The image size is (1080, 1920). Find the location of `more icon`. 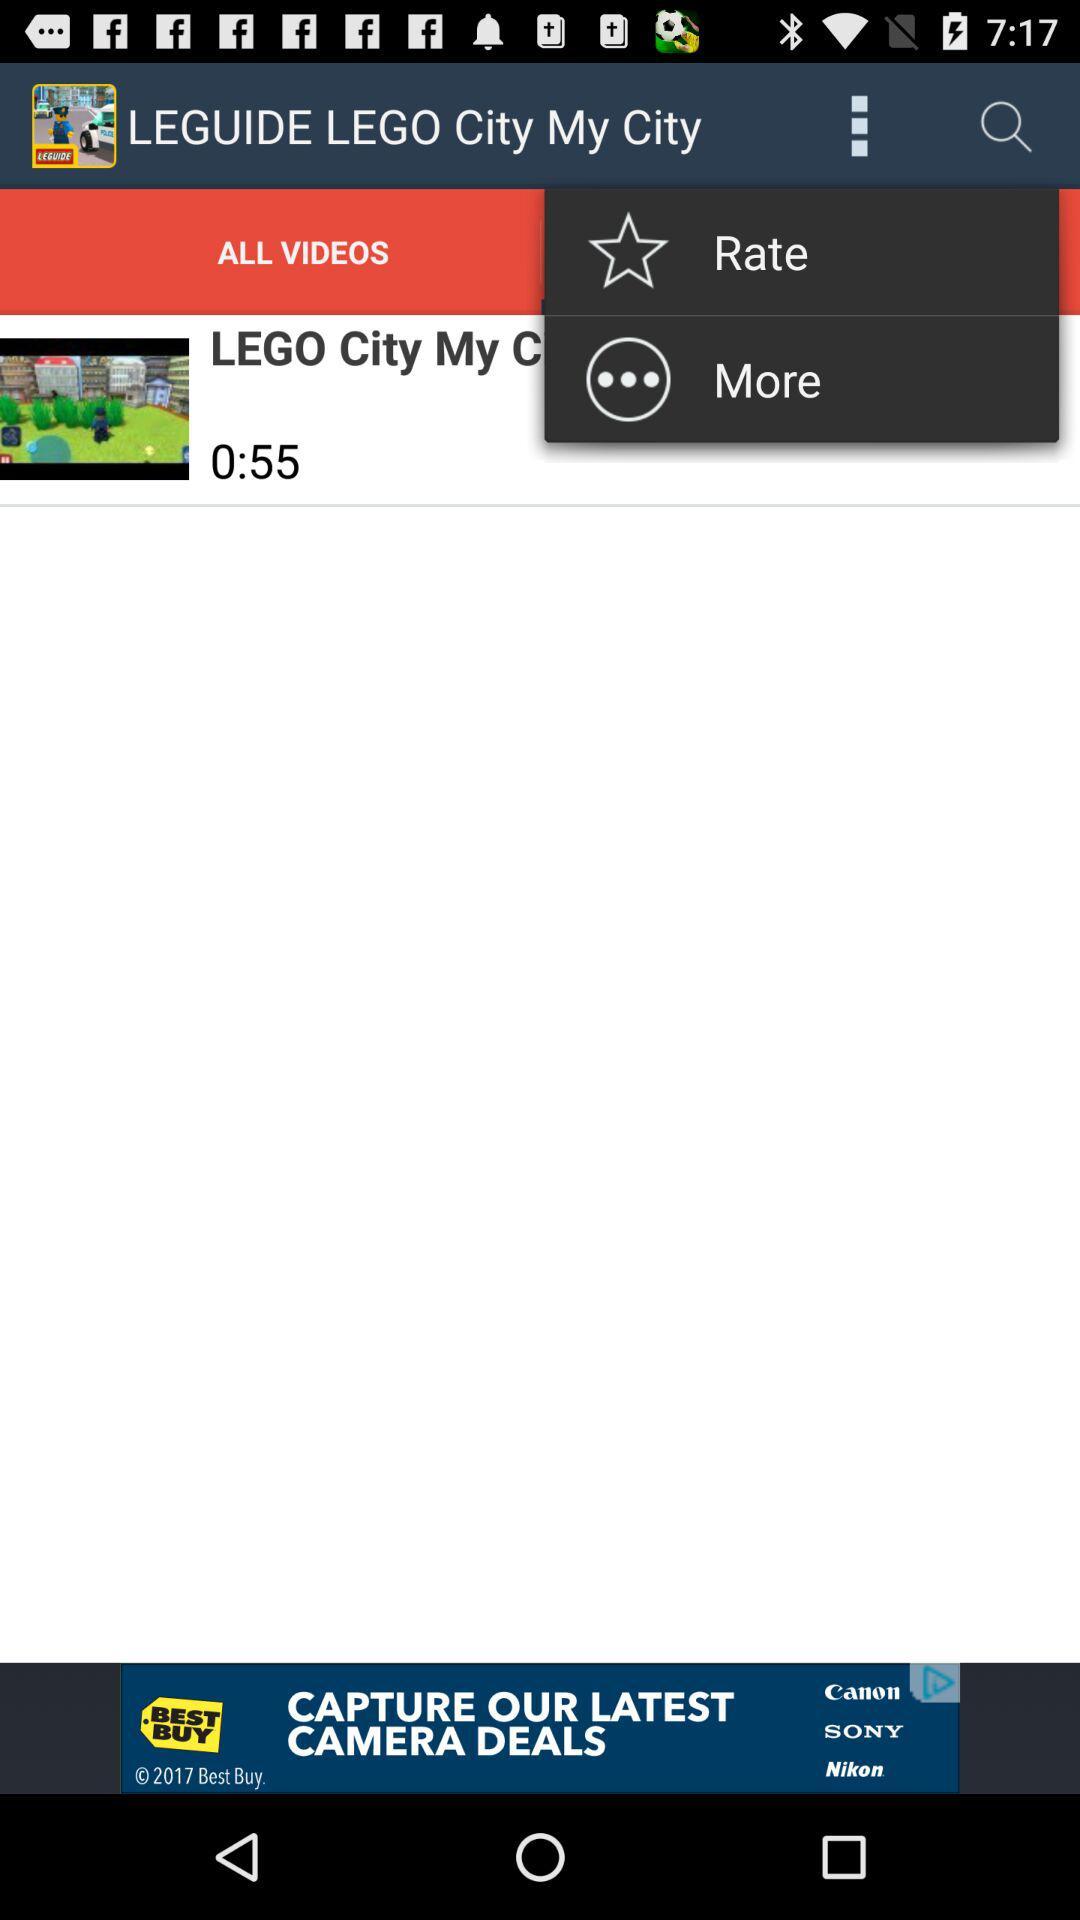

more icon is located at coordinates (858, 124).